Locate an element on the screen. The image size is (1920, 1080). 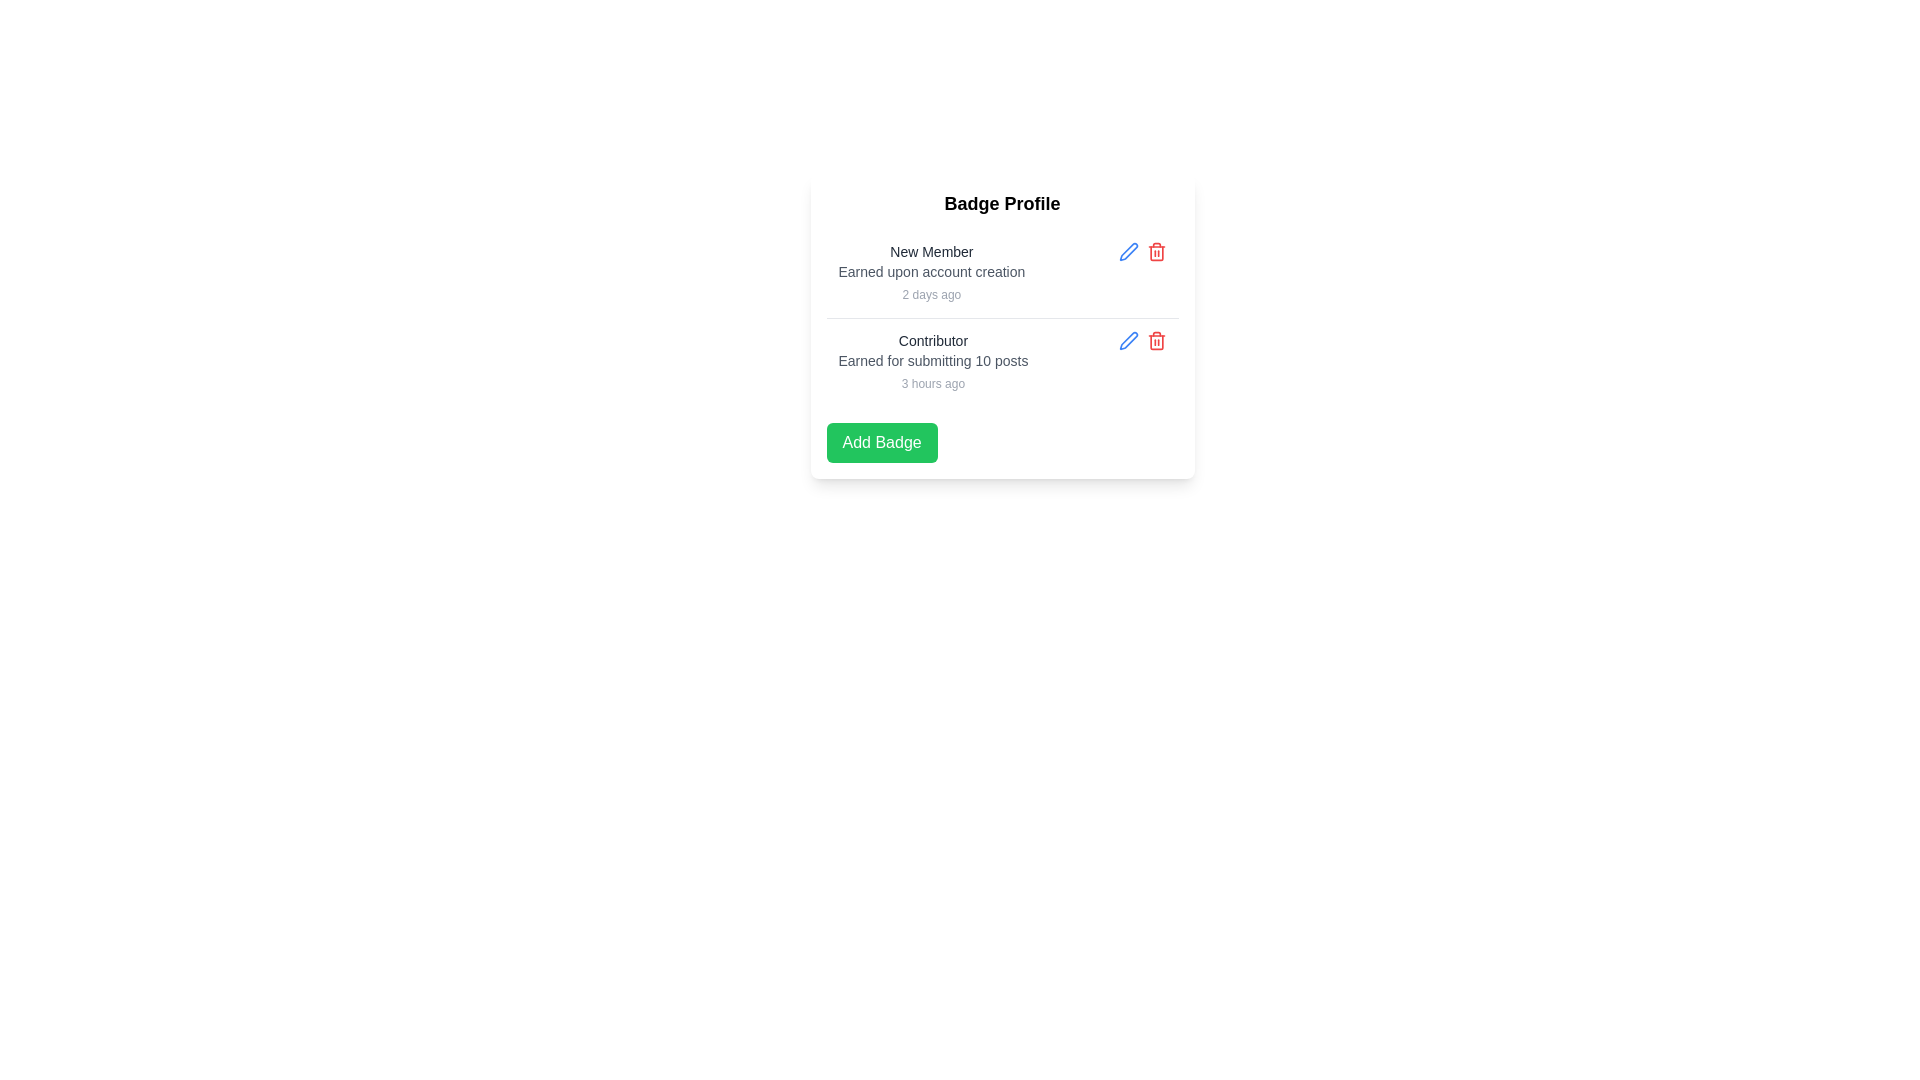
the text label that serves as an identifier for the second badge entry in the badge listing interface, positioned above the description 'Earned for submitting 10 posts' is located at coordinates (932, 339).